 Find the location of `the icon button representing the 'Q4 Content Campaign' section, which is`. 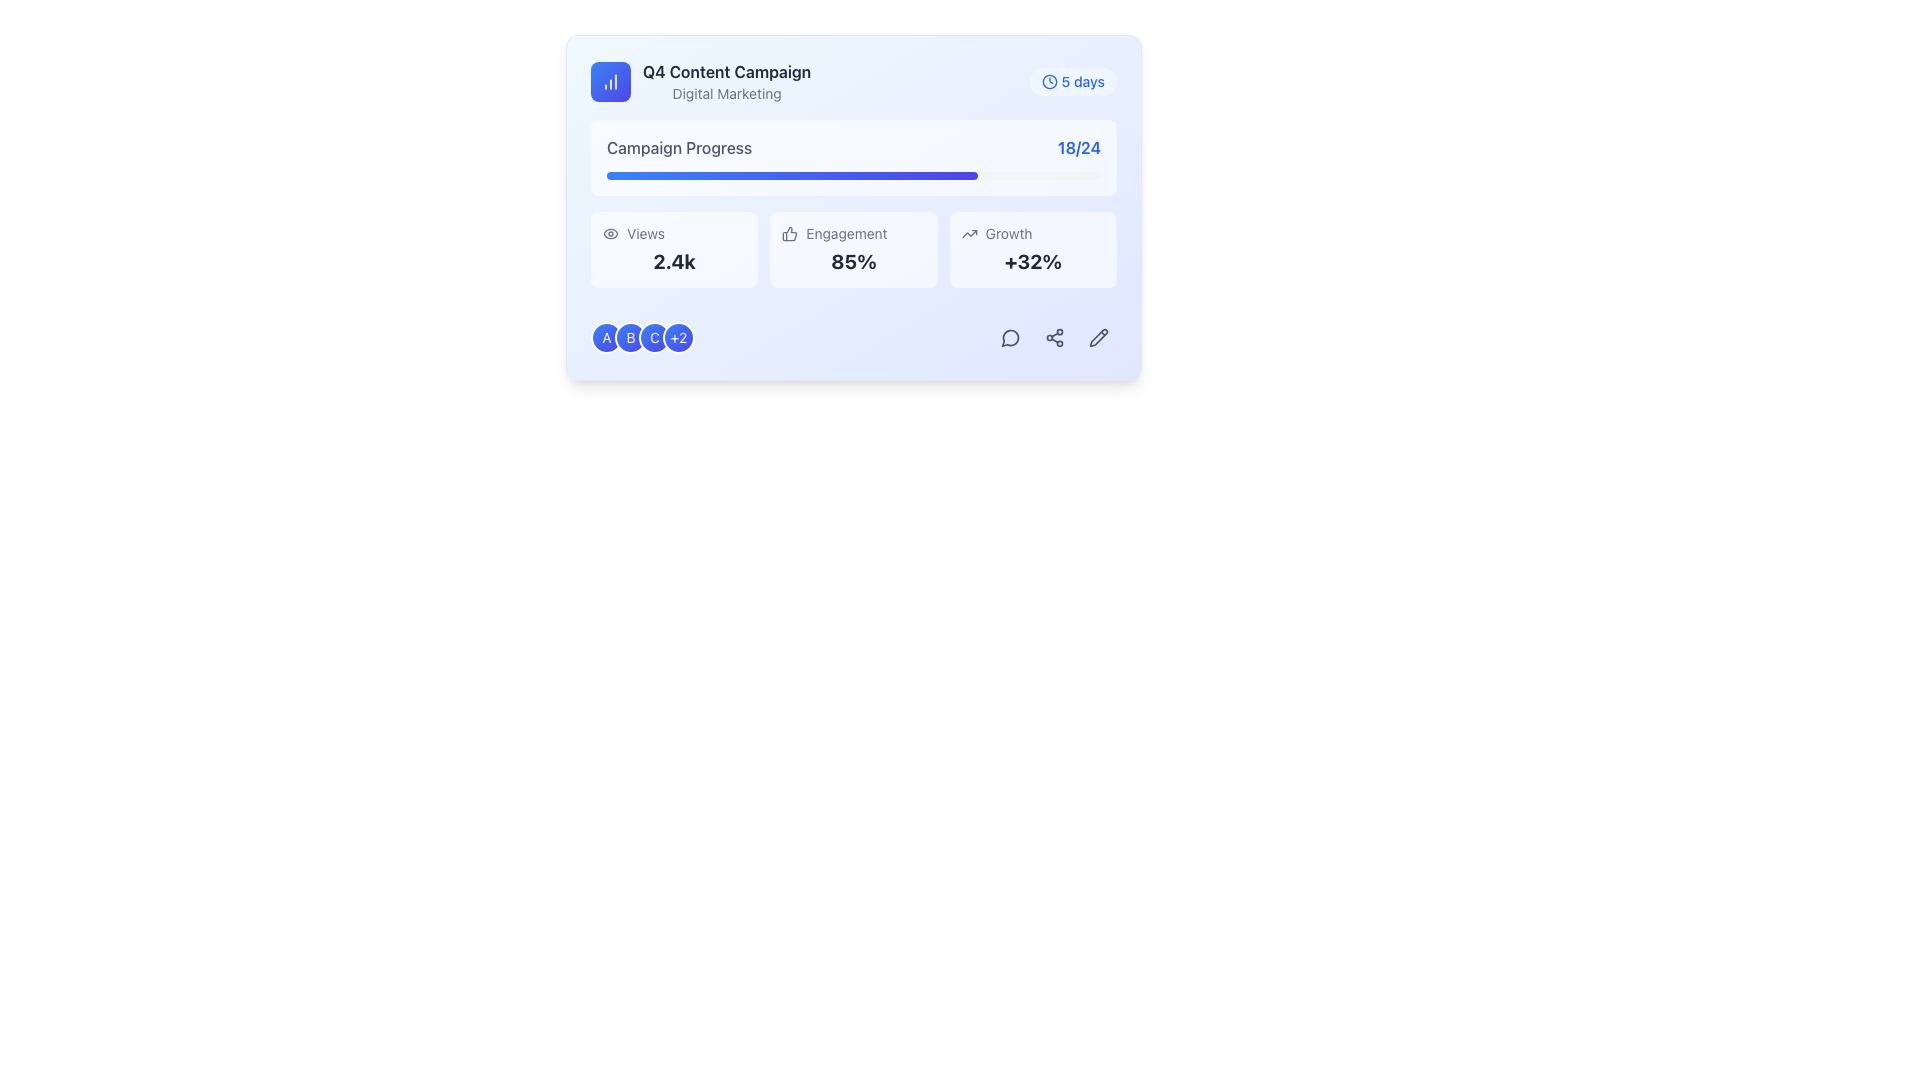

the icon button representing the 'Q4 Content Campaign' section, which is is located at coordinates (609, 80).